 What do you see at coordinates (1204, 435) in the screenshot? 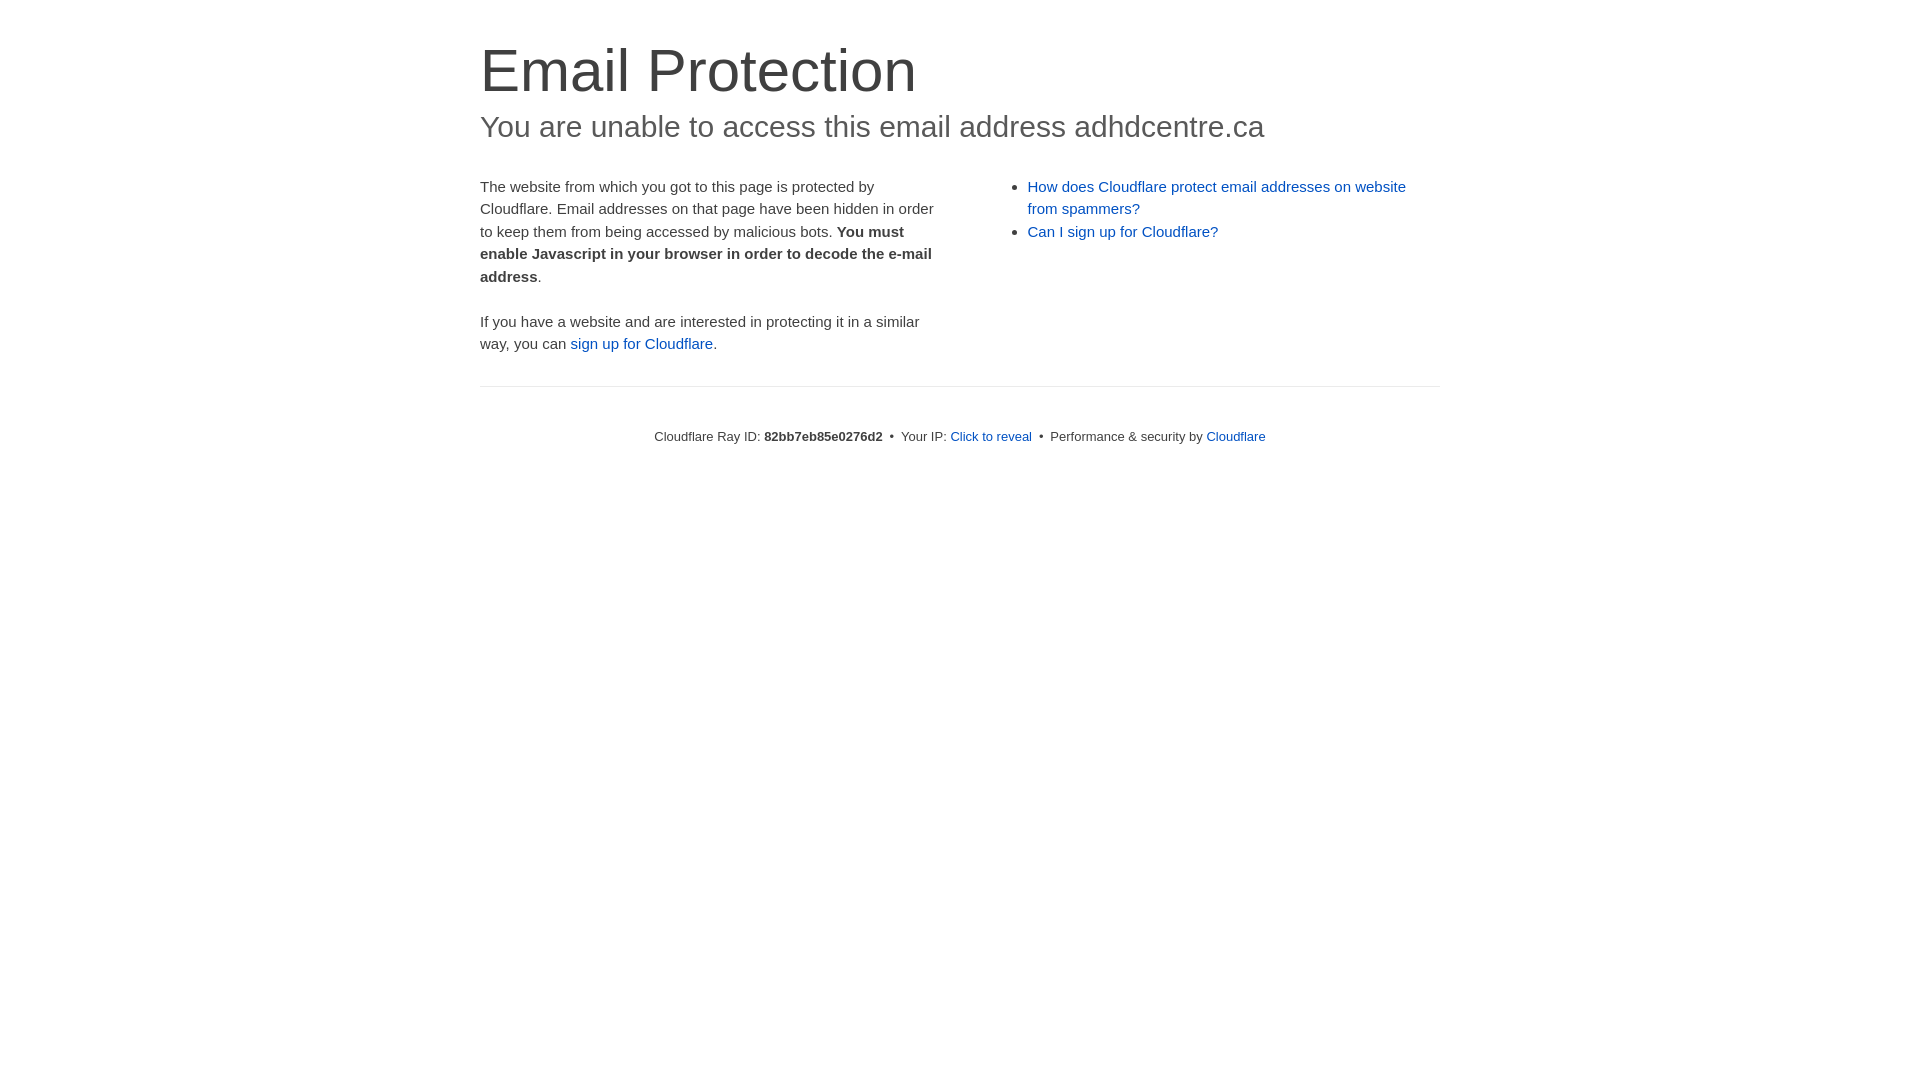
I see `'Cloudflare'` at bounding box center [1204, 435].